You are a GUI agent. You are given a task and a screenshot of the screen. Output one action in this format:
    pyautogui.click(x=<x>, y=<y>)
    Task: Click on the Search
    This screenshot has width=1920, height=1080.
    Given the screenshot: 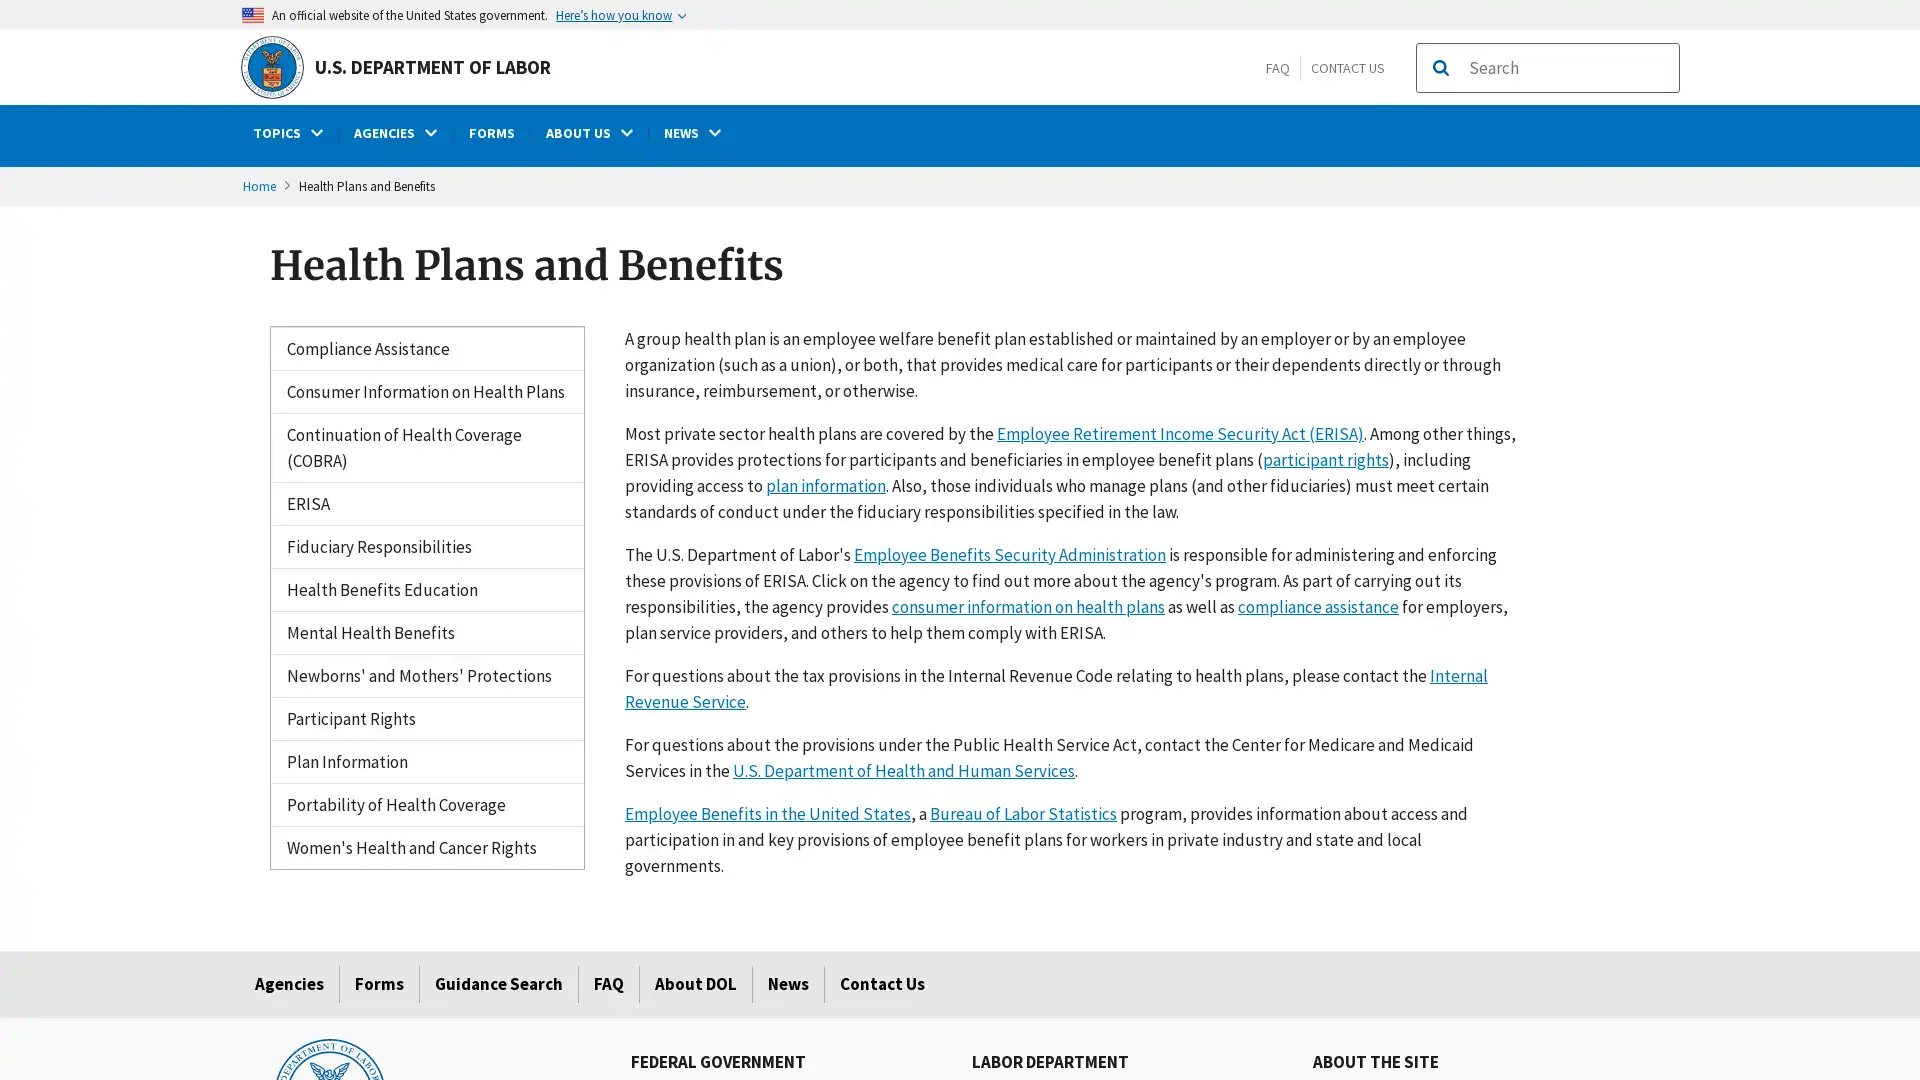 What is the action you would take?
    pyautogui.click(x=1440, y=67)
    